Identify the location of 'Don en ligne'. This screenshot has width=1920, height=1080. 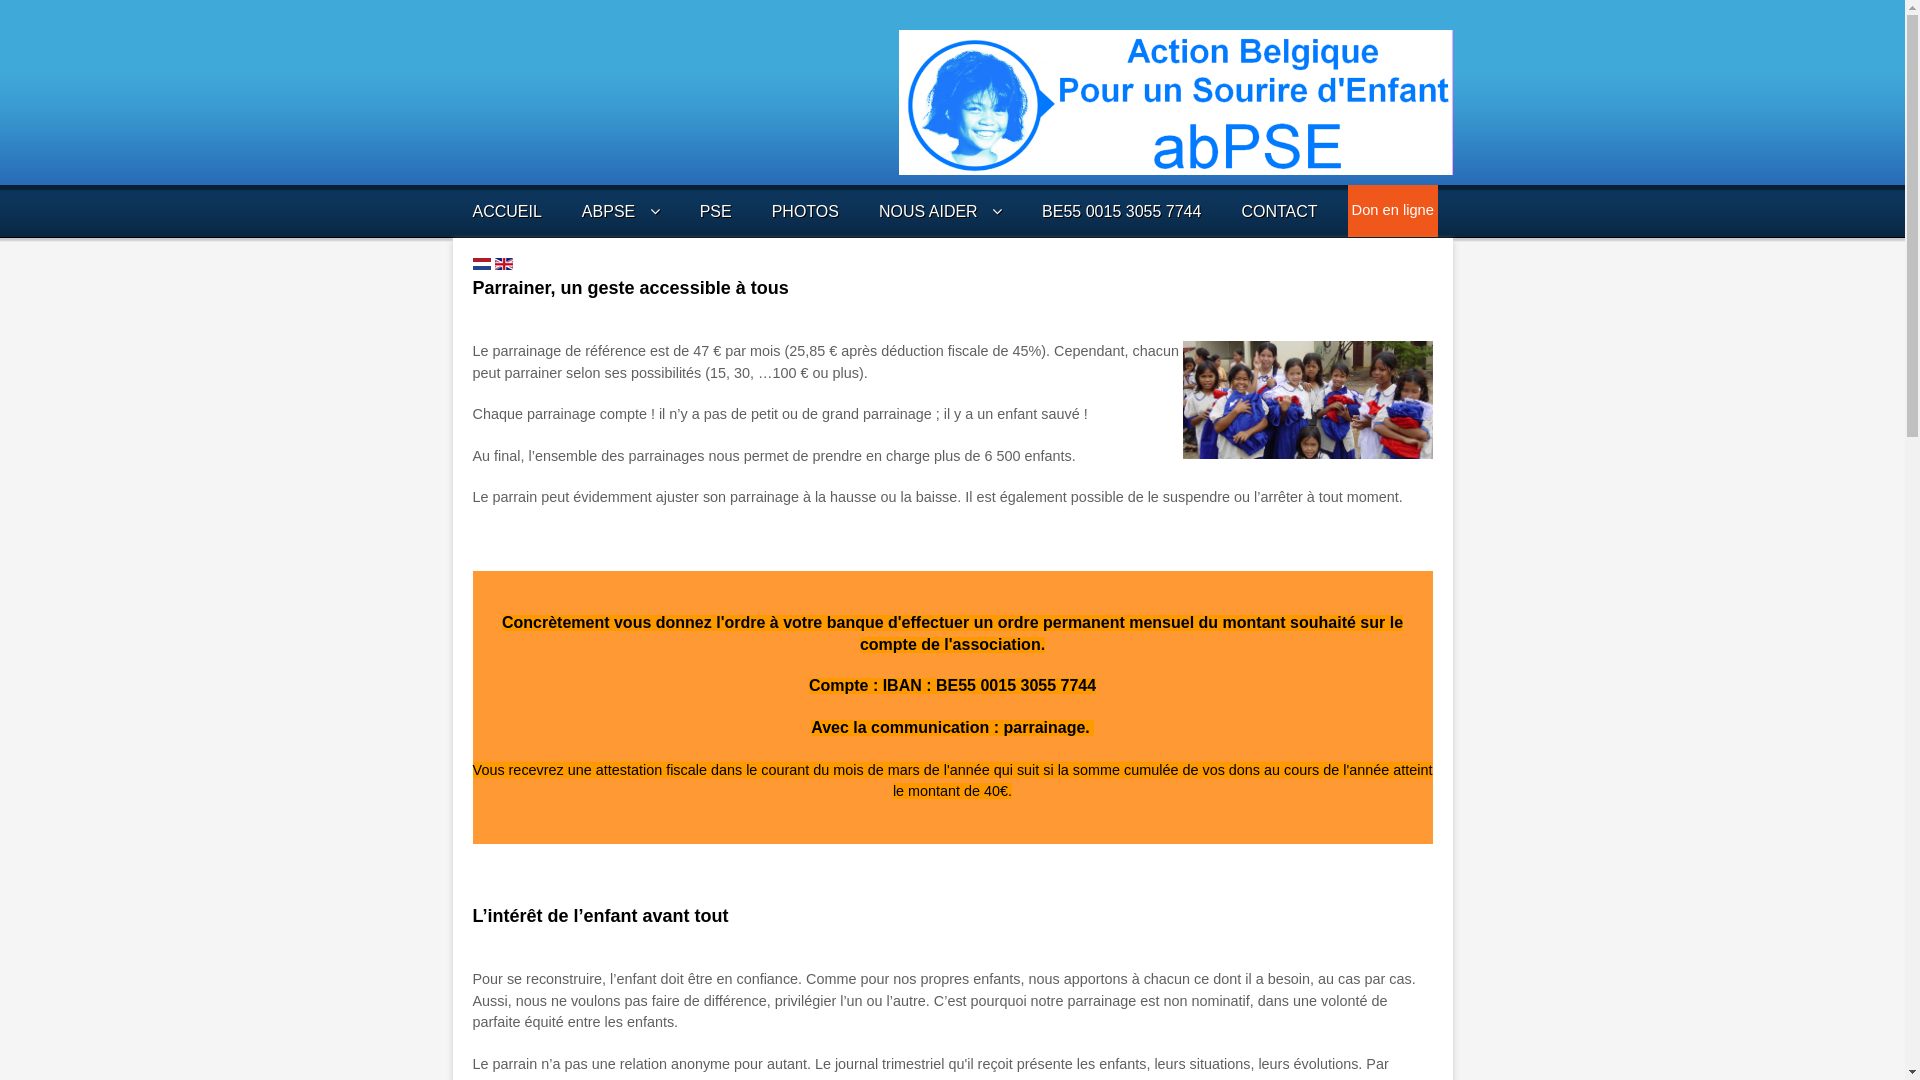
(1352, 209).